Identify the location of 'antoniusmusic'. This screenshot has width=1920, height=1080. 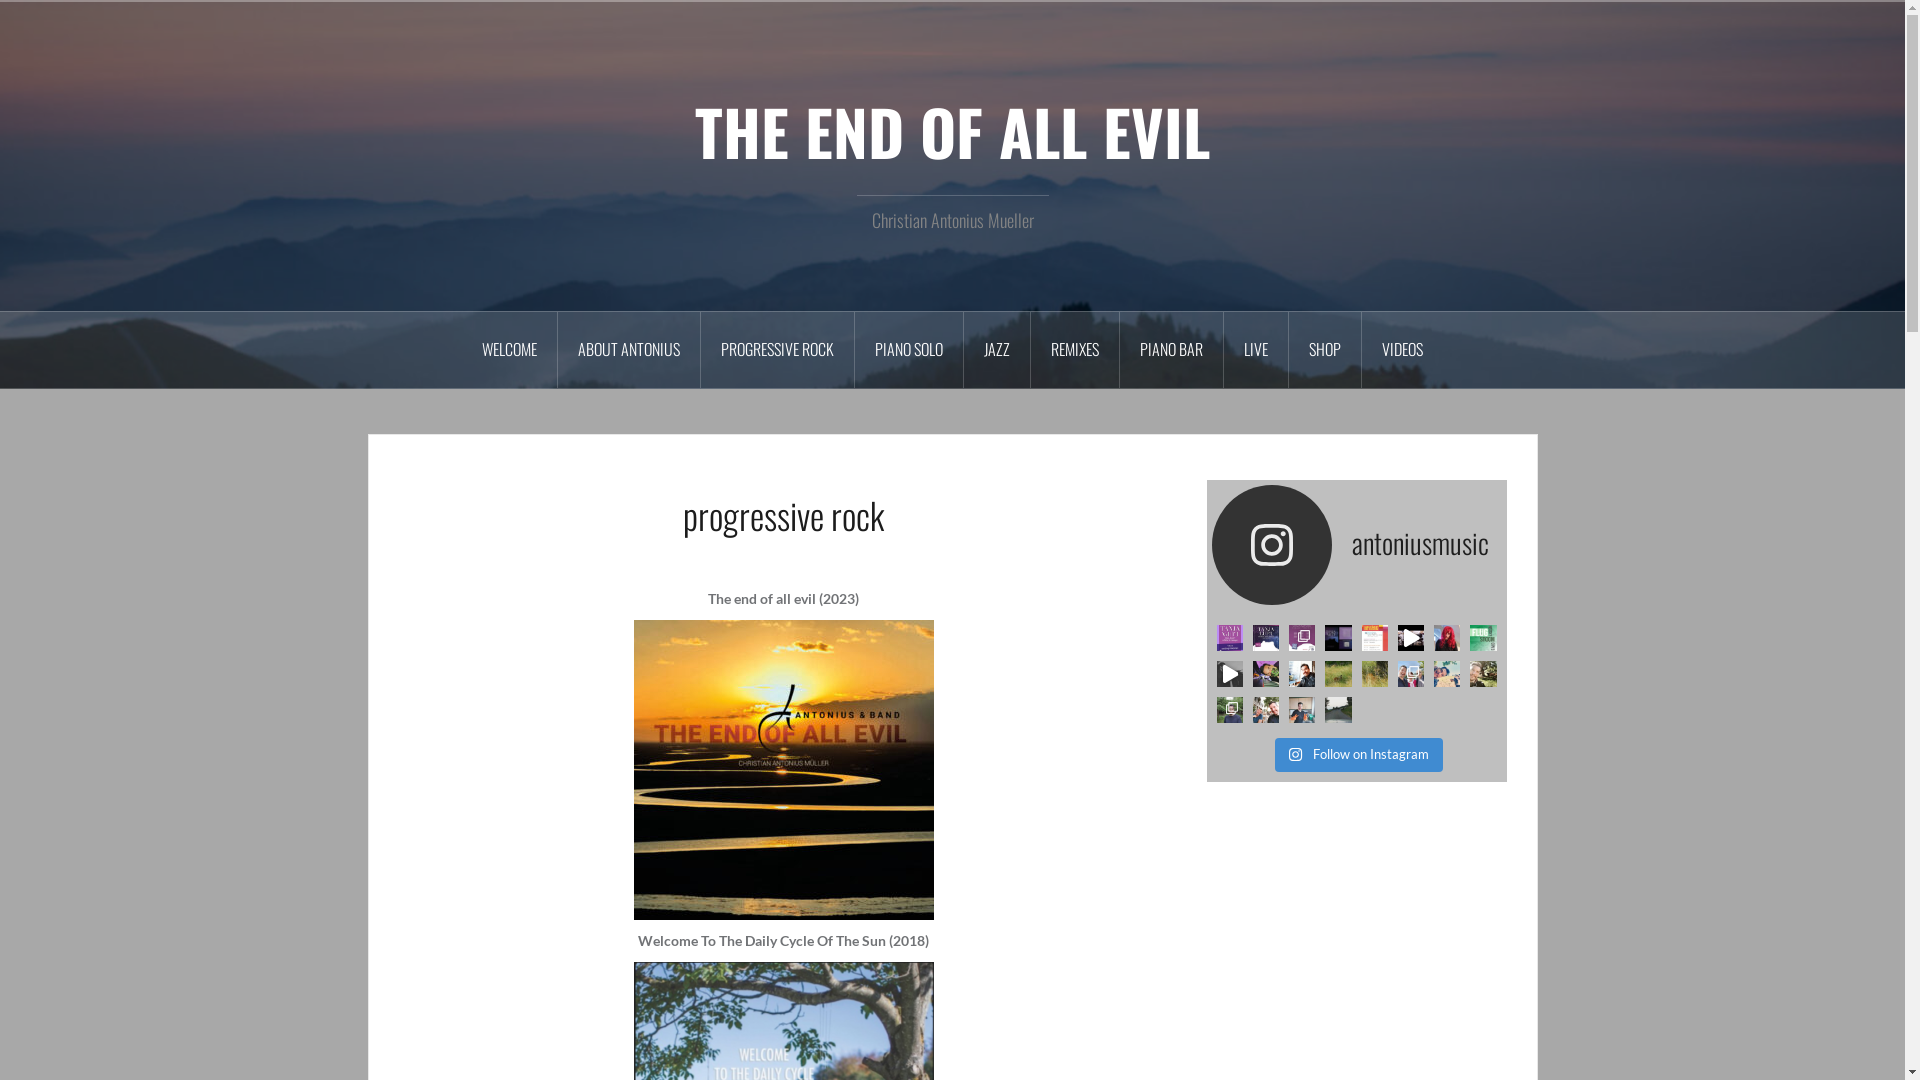
(1357, 544).